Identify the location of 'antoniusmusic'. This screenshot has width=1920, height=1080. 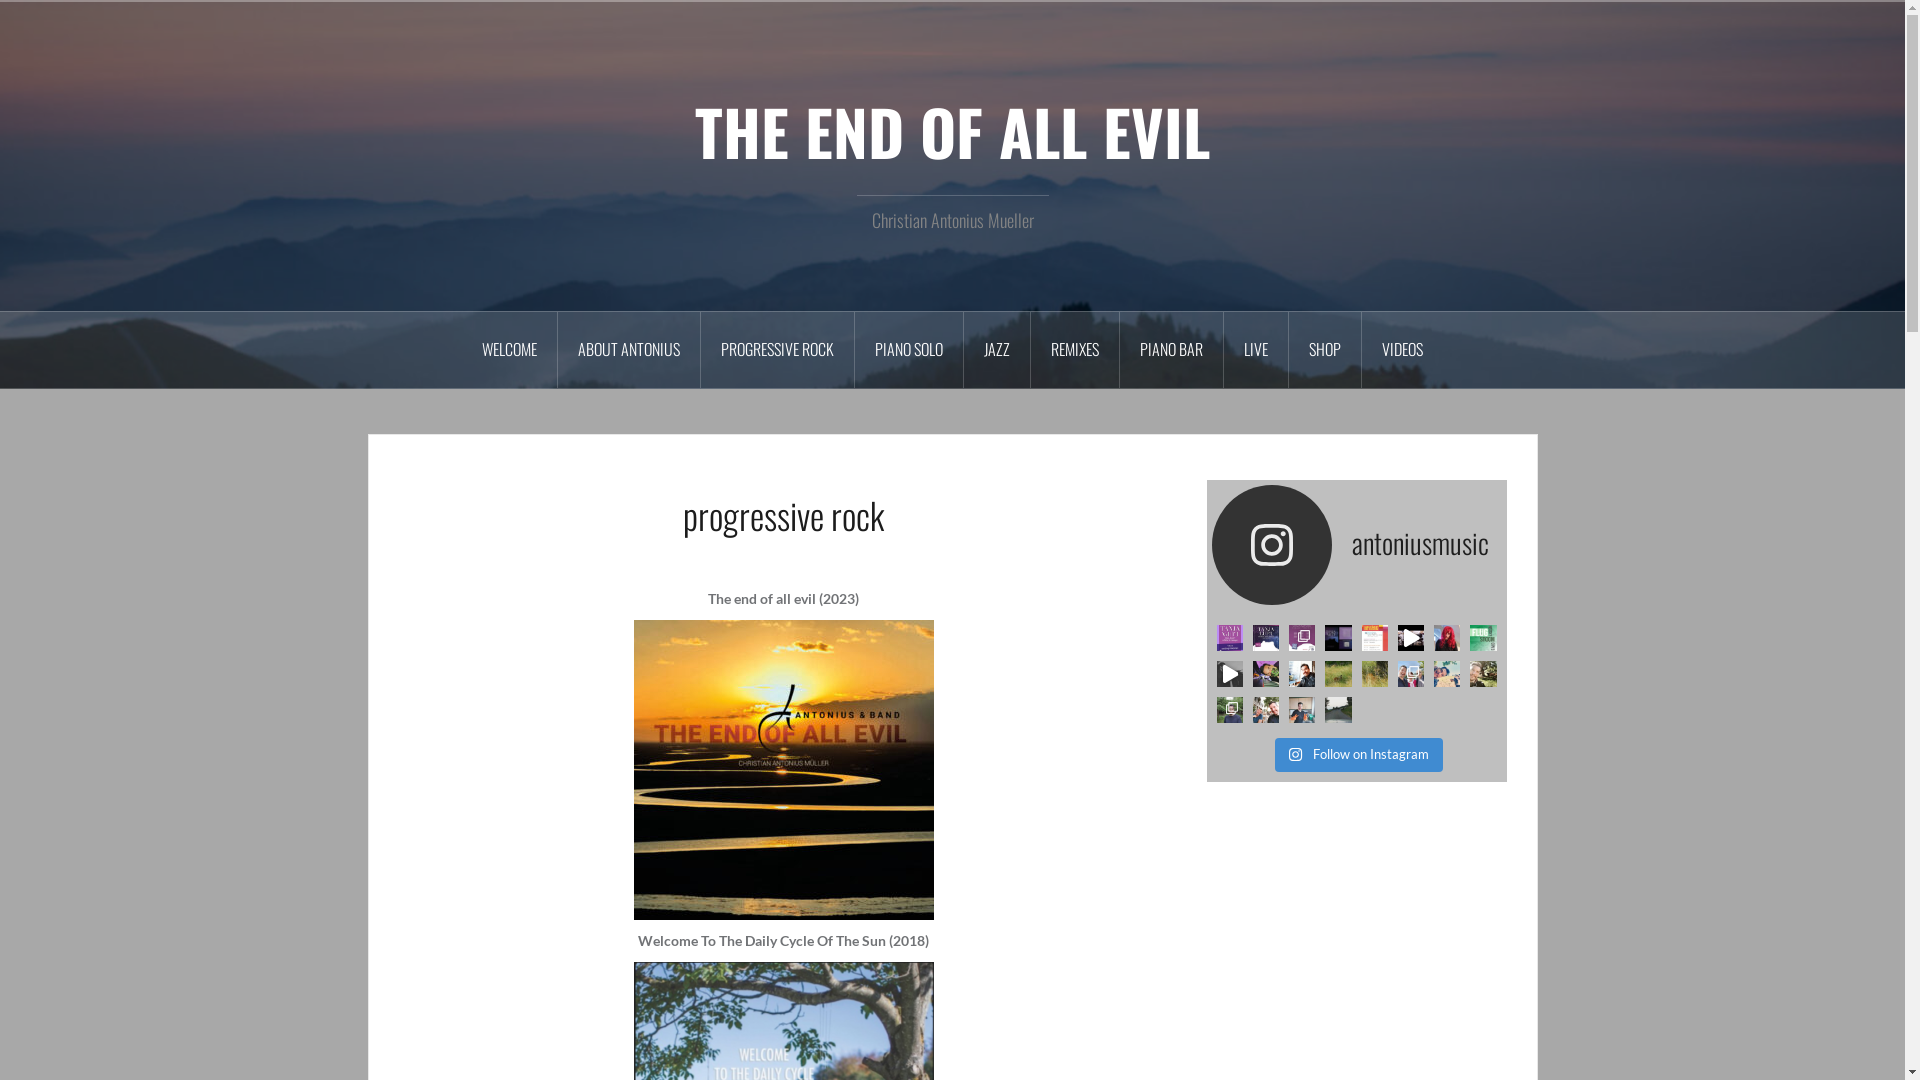
(1357, 544).